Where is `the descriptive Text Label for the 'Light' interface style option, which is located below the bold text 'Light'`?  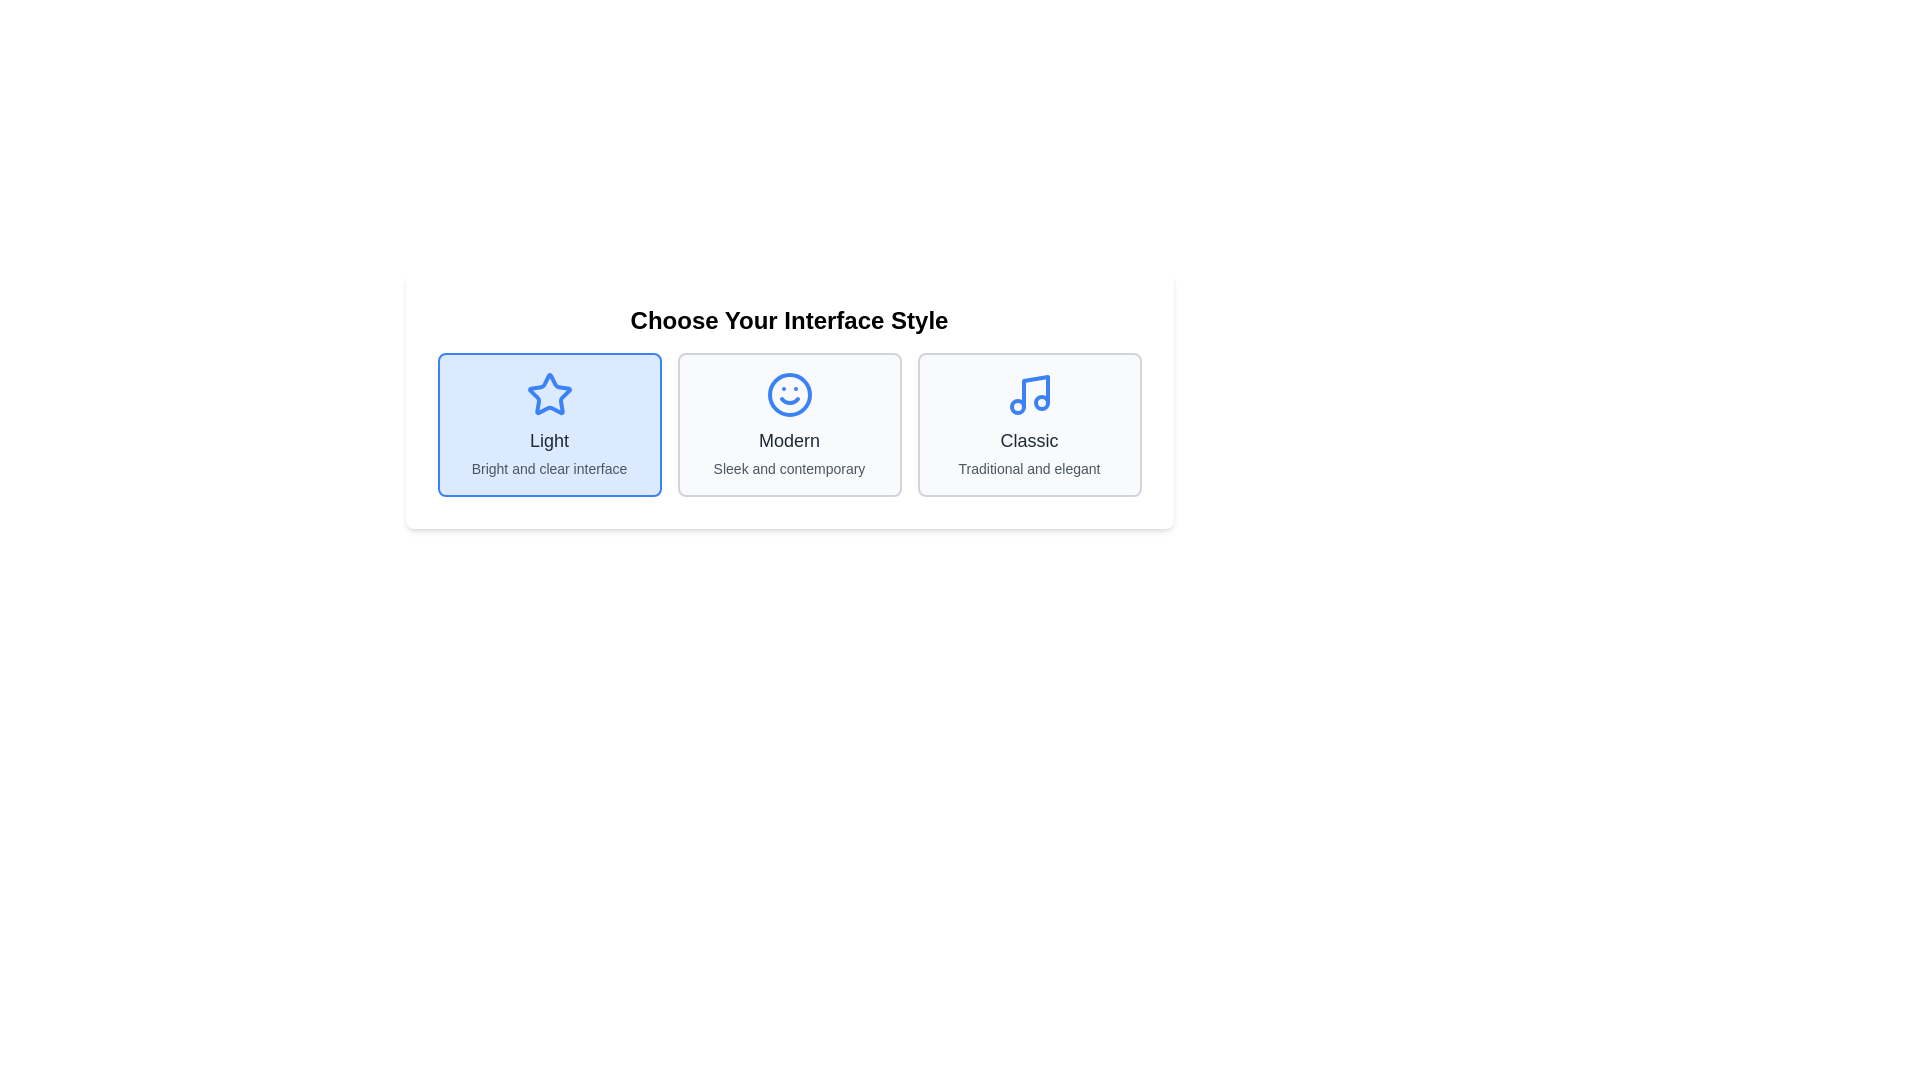
the descriptive Text Label for the 'Light' interface style option, which is located below the bold text 'Light' is located at coordinates (549, 469).